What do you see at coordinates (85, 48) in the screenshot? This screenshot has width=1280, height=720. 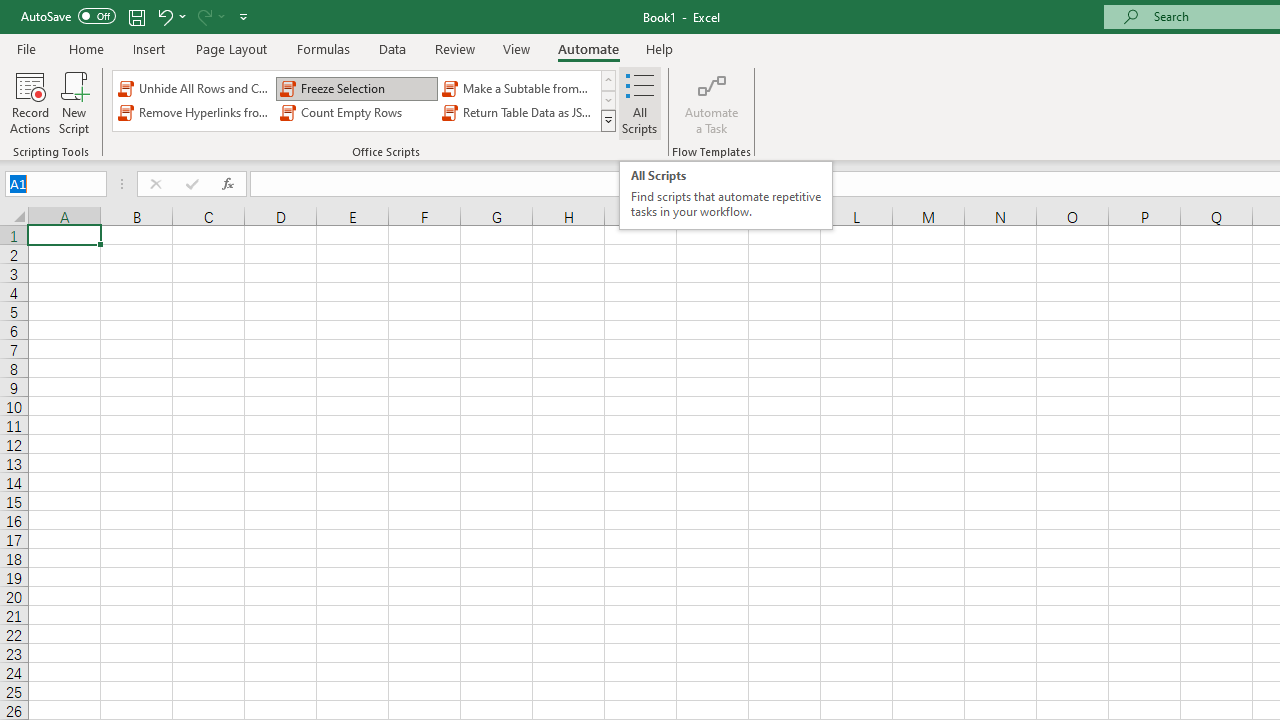 I see `'Home'` at bounding box center [85, 48].